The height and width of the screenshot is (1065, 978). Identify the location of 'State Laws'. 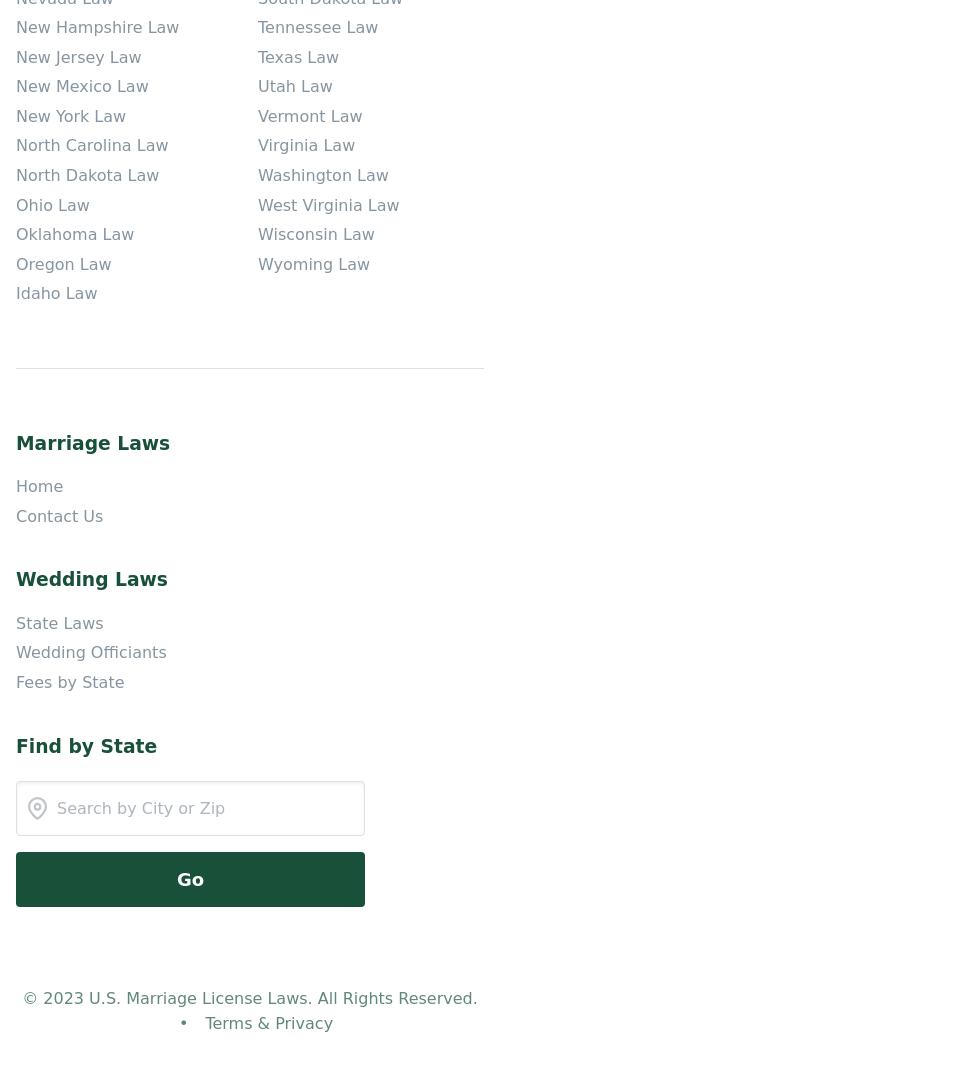
(59, 622).